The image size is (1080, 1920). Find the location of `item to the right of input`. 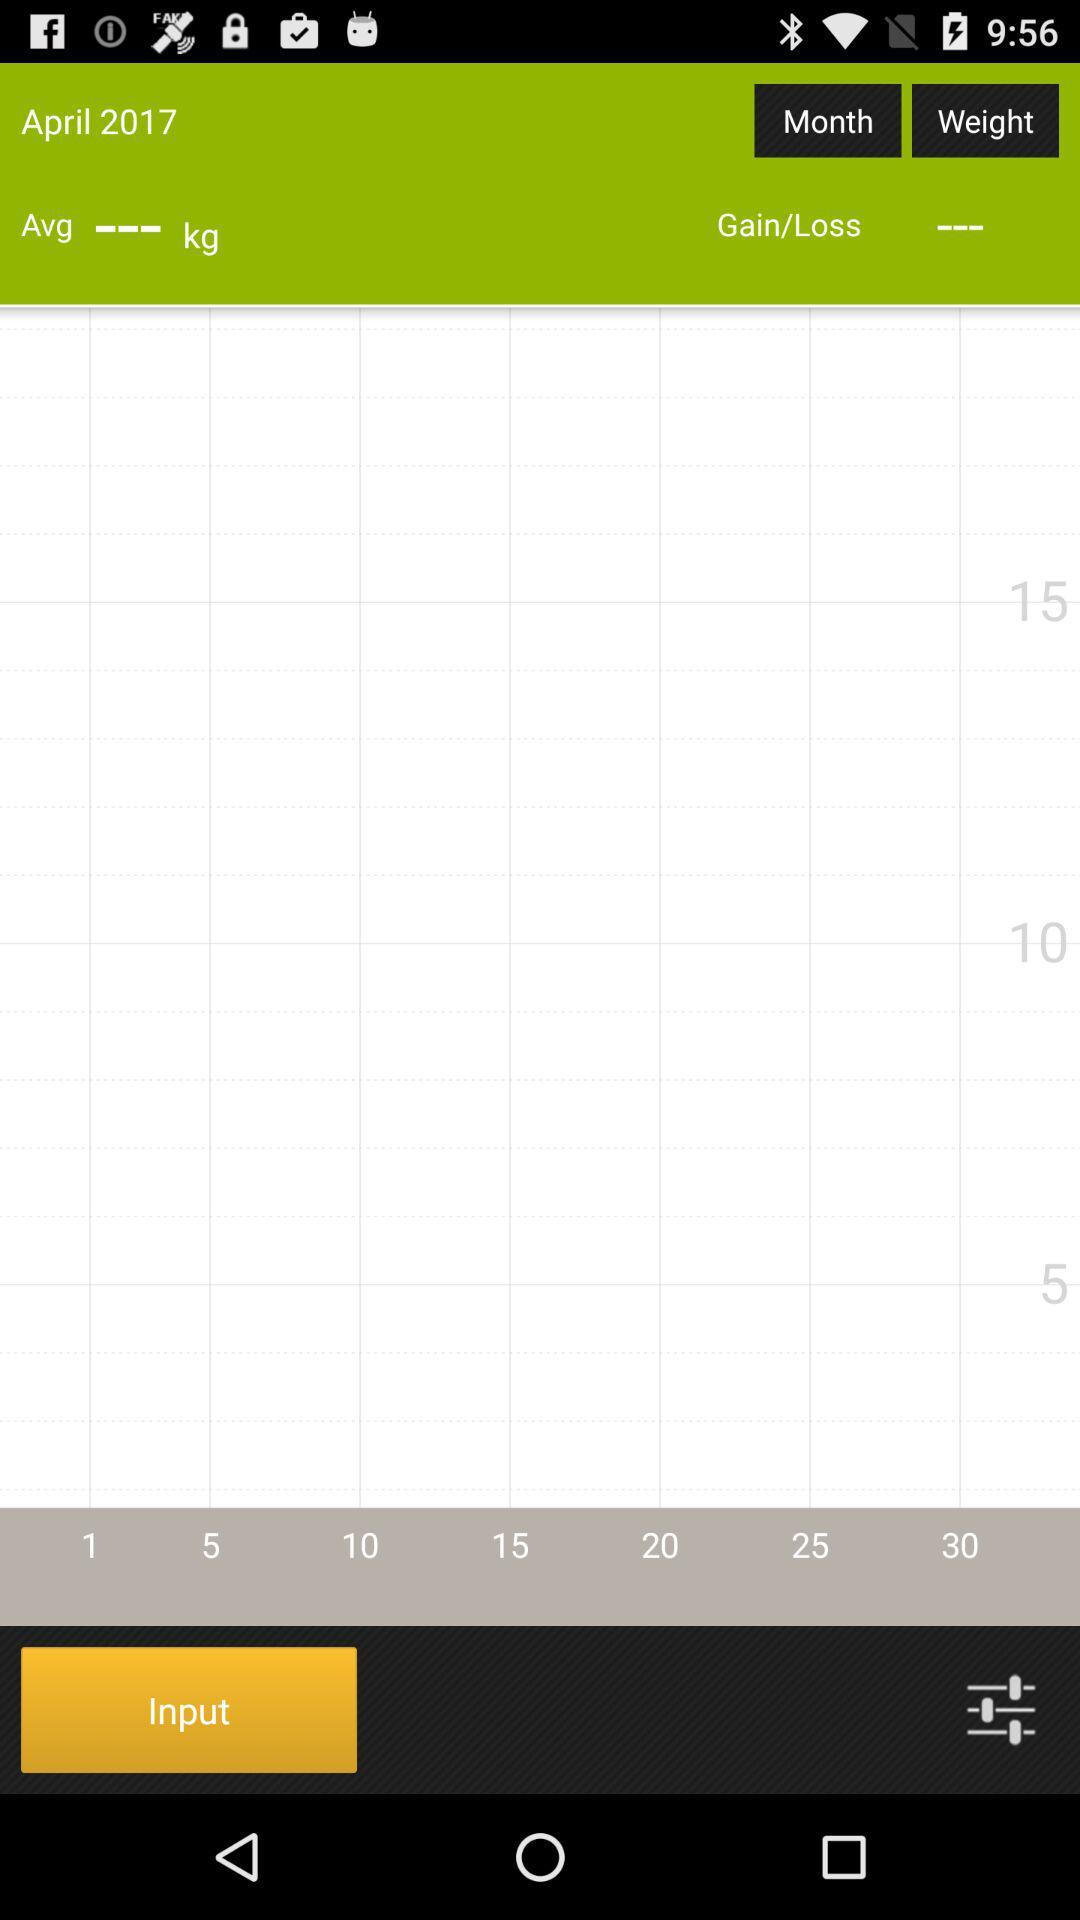

item to the right of input is located at coordinates (1001, 1708).